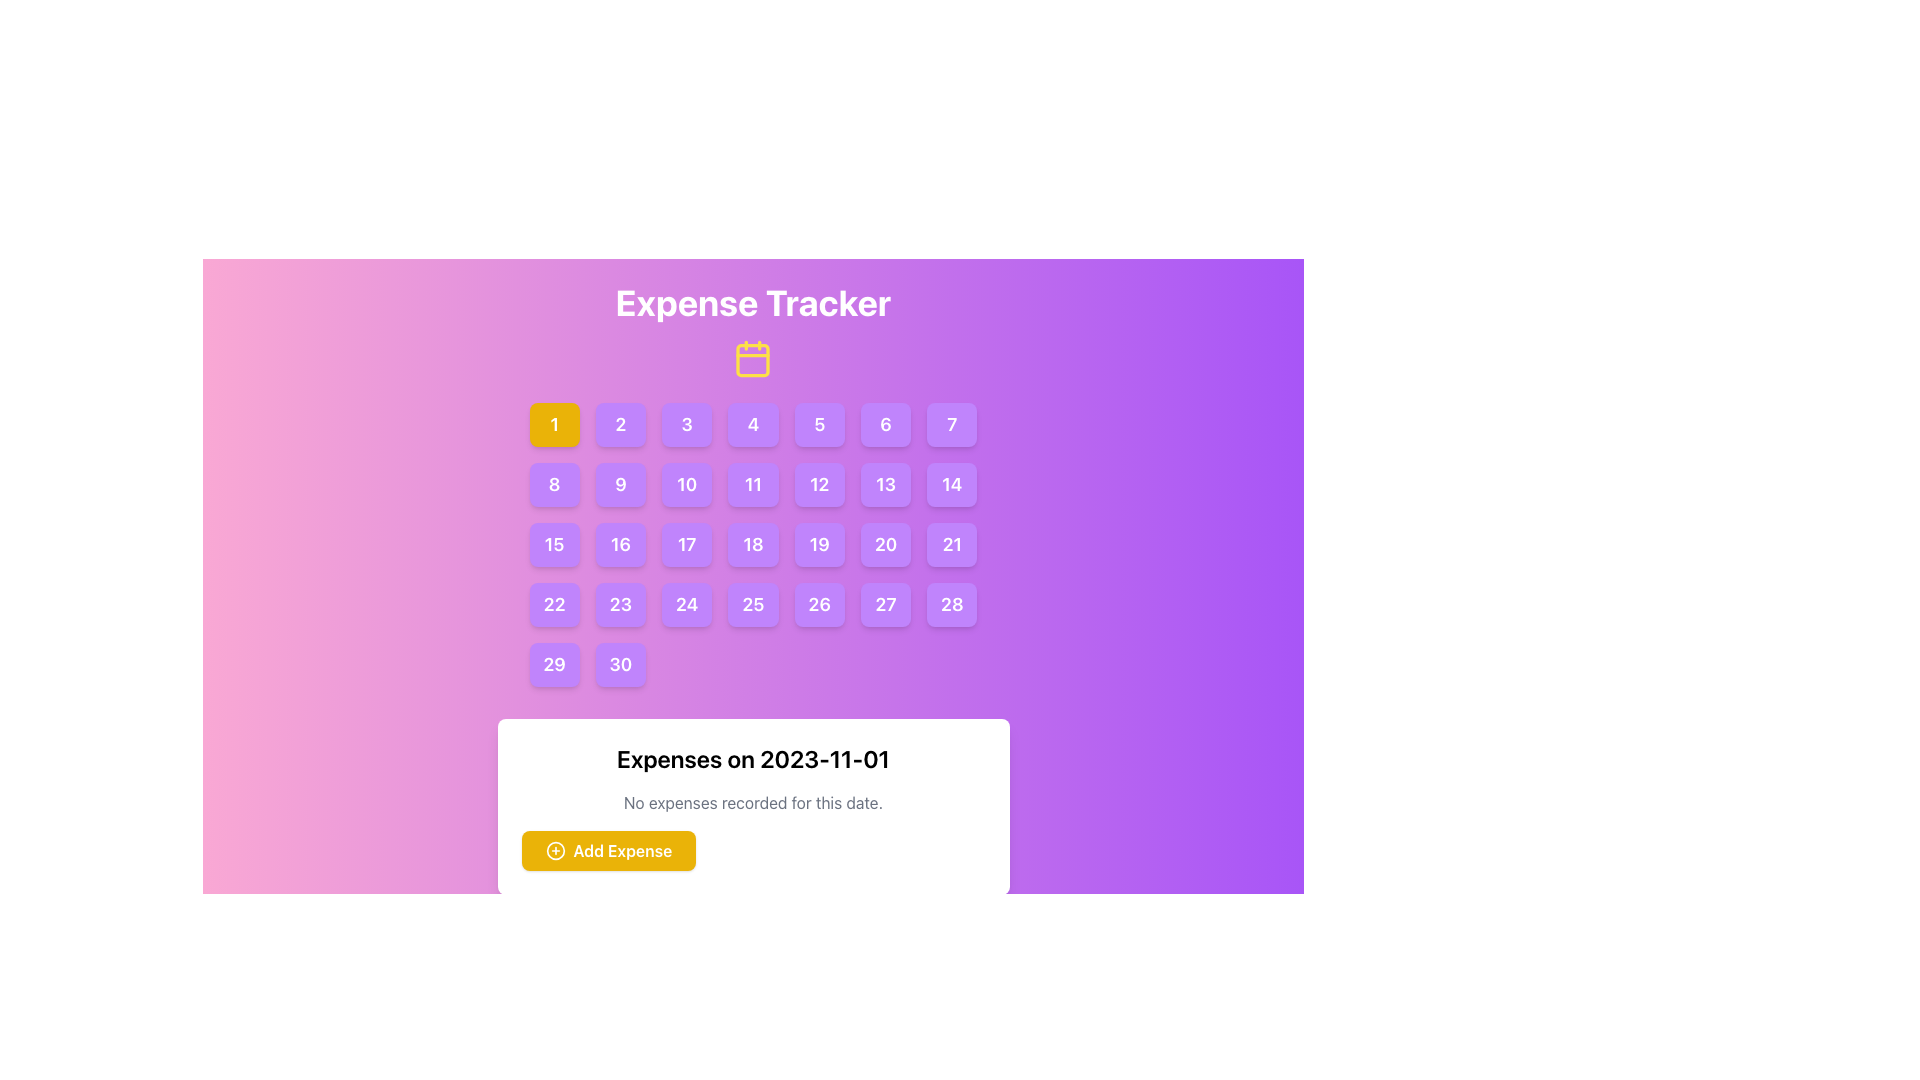 The height and width of the screenshot is (1080, 1920). Describe the element at coordinates (752, 423) in the screenshot. I see `the fourth button in the first row of the calendar interface under 'Expense Tracker' by highlighting it` at that location.